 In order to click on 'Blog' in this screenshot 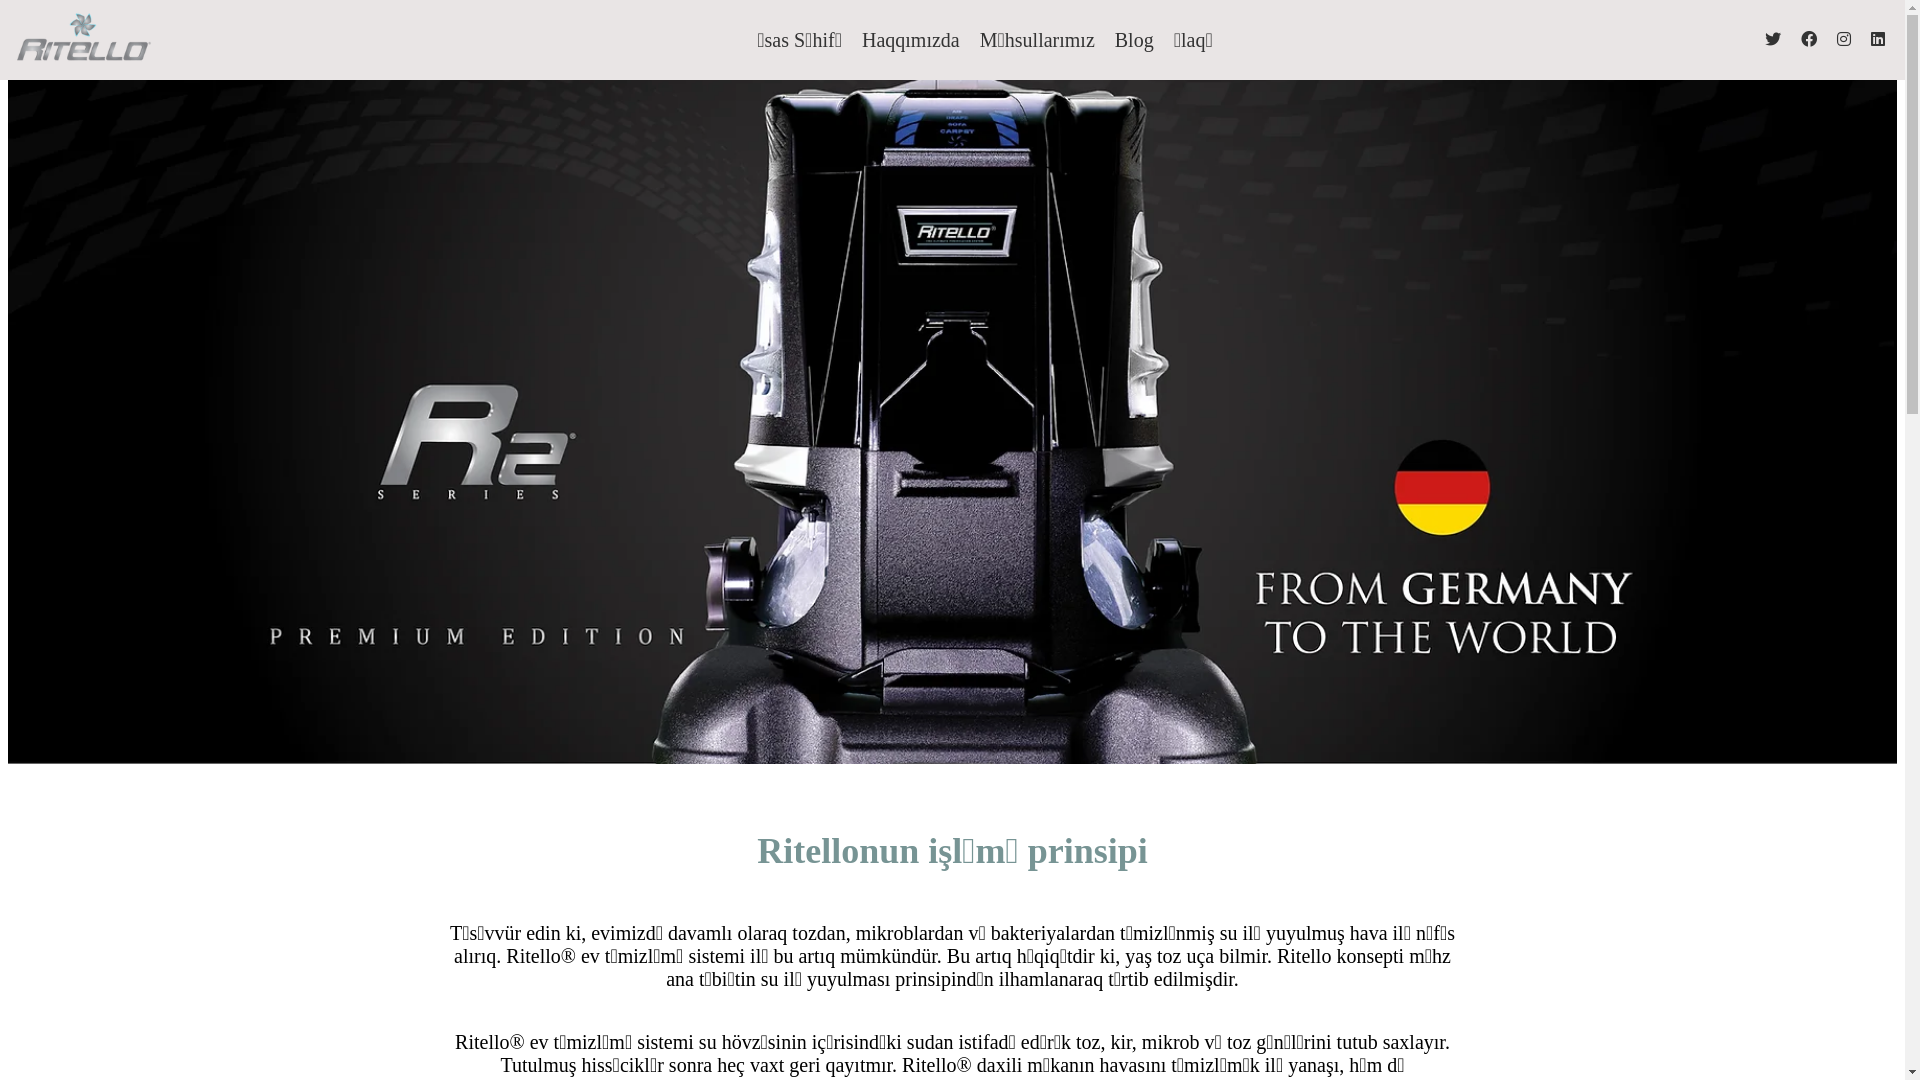, I will do `click(1134, 39)`.